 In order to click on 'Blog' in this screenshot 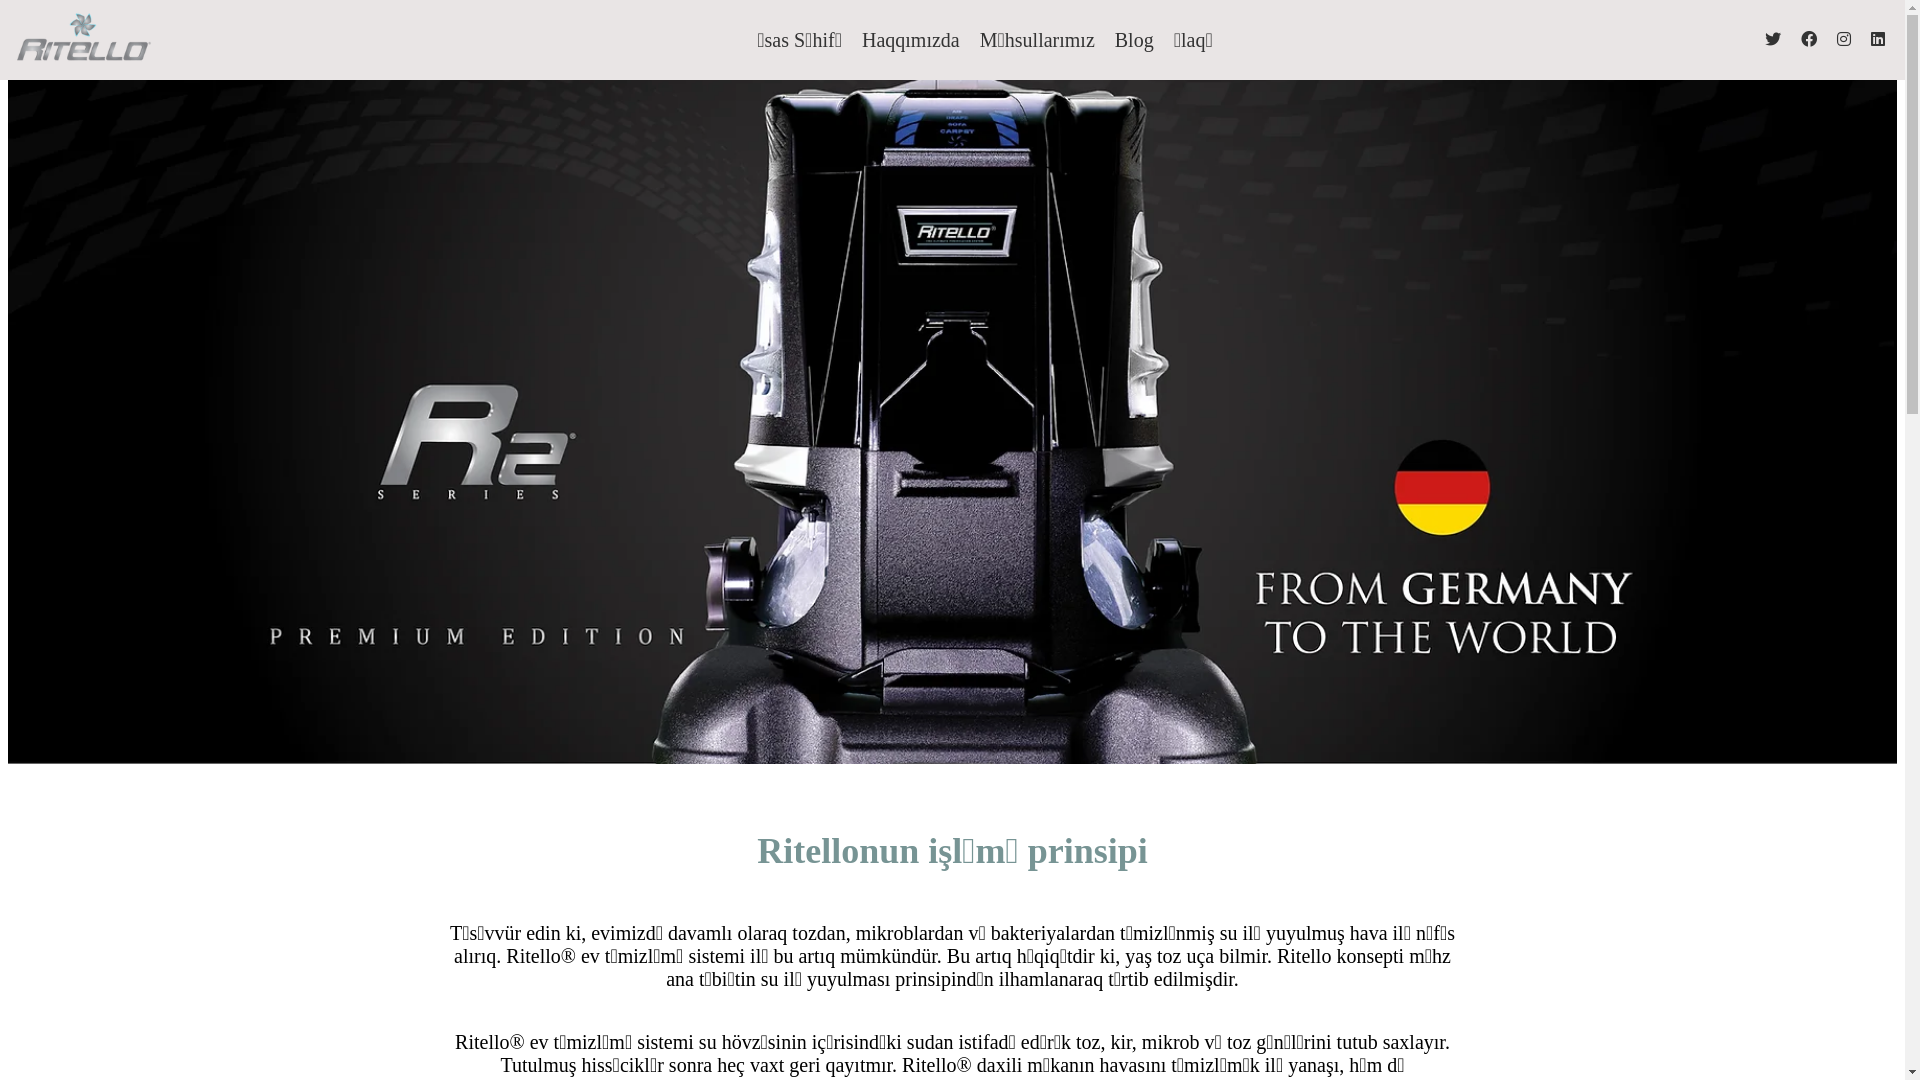, I will do `click(1134, 39)`.